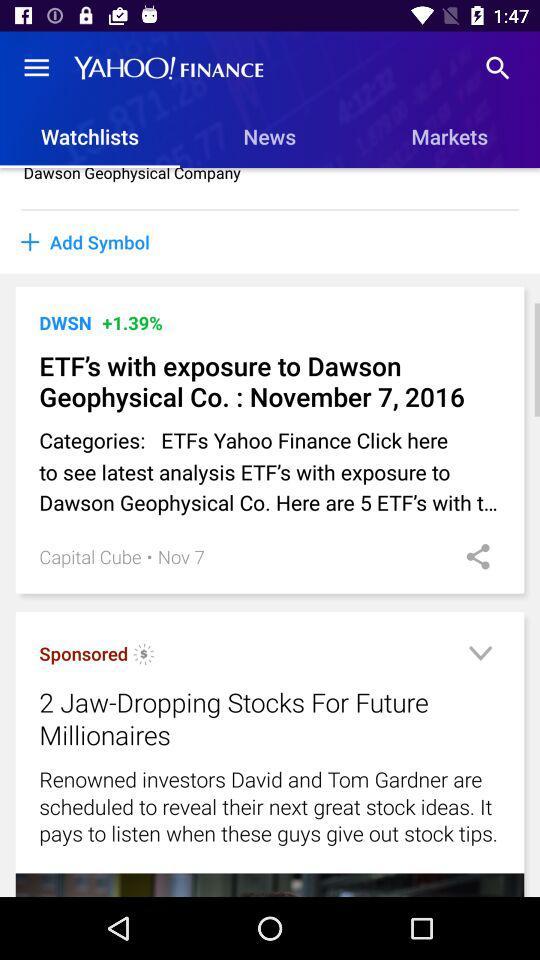  Describe the element at coordinates (446, 188) in the screenshot. I see `item to the right of the dawson geophysical company item` at that location.